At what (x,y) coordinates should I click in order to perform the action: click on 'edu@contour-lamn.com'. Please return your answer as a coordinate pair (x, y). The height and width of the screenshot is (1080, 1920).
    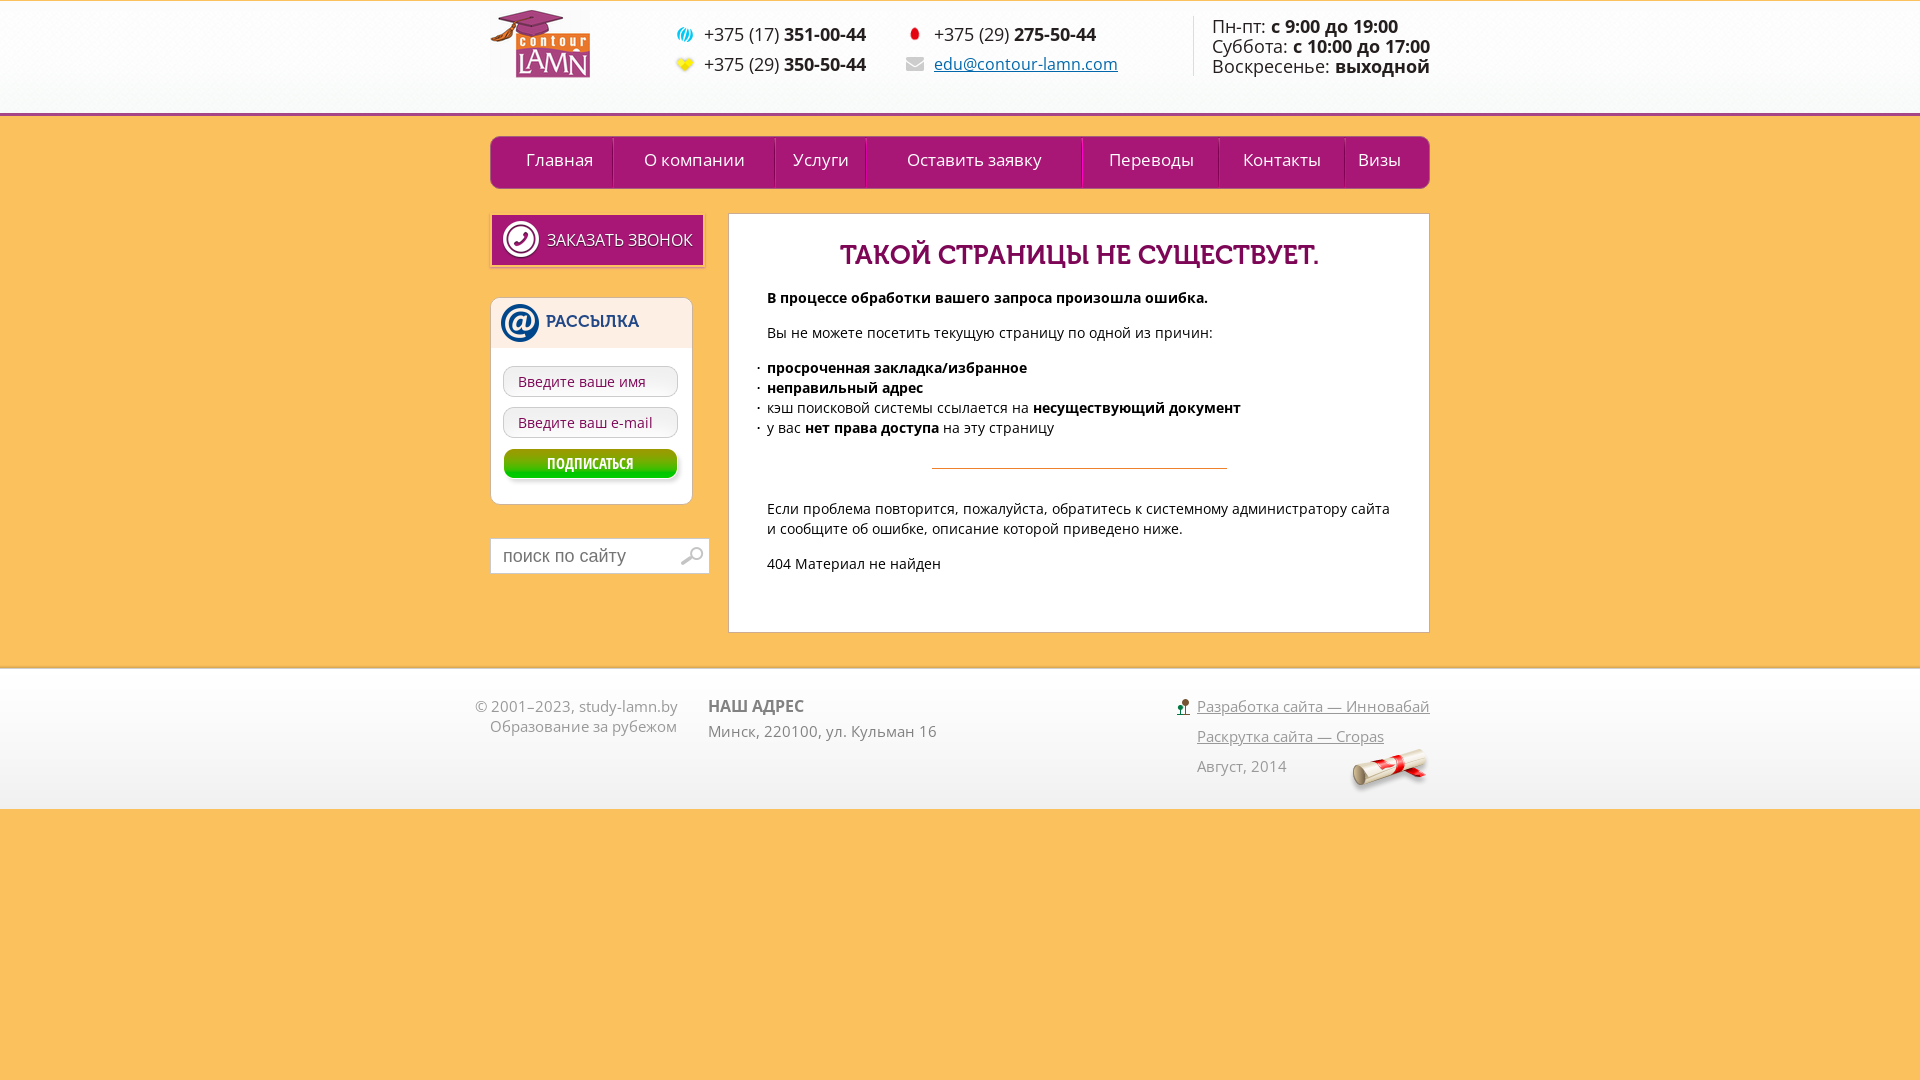
    Looking at the image, I should click on (1026, 63).